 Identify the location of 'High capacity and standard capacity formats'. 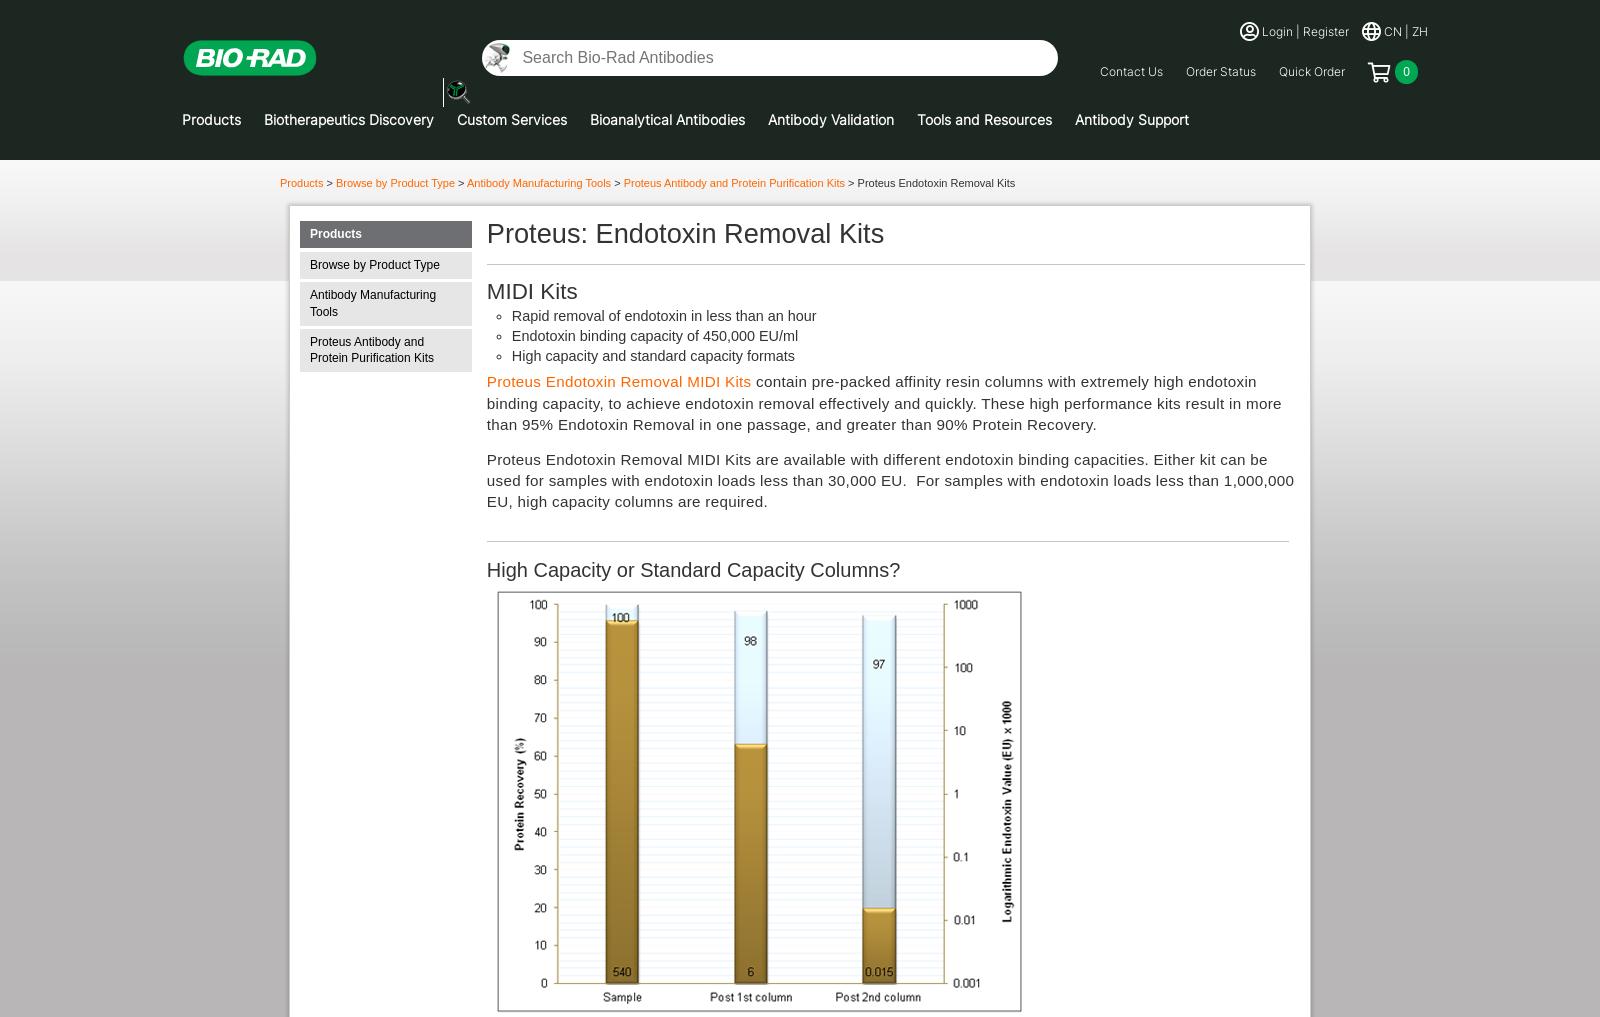
(652, 354).